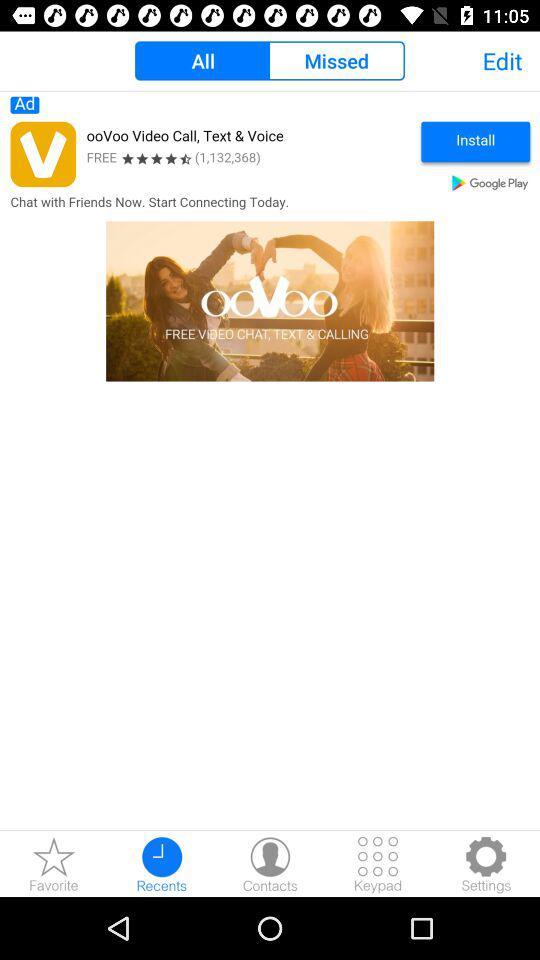 The height and width of the screenshot is (960, 540). I want to click on the time icon, so click(161, 863).